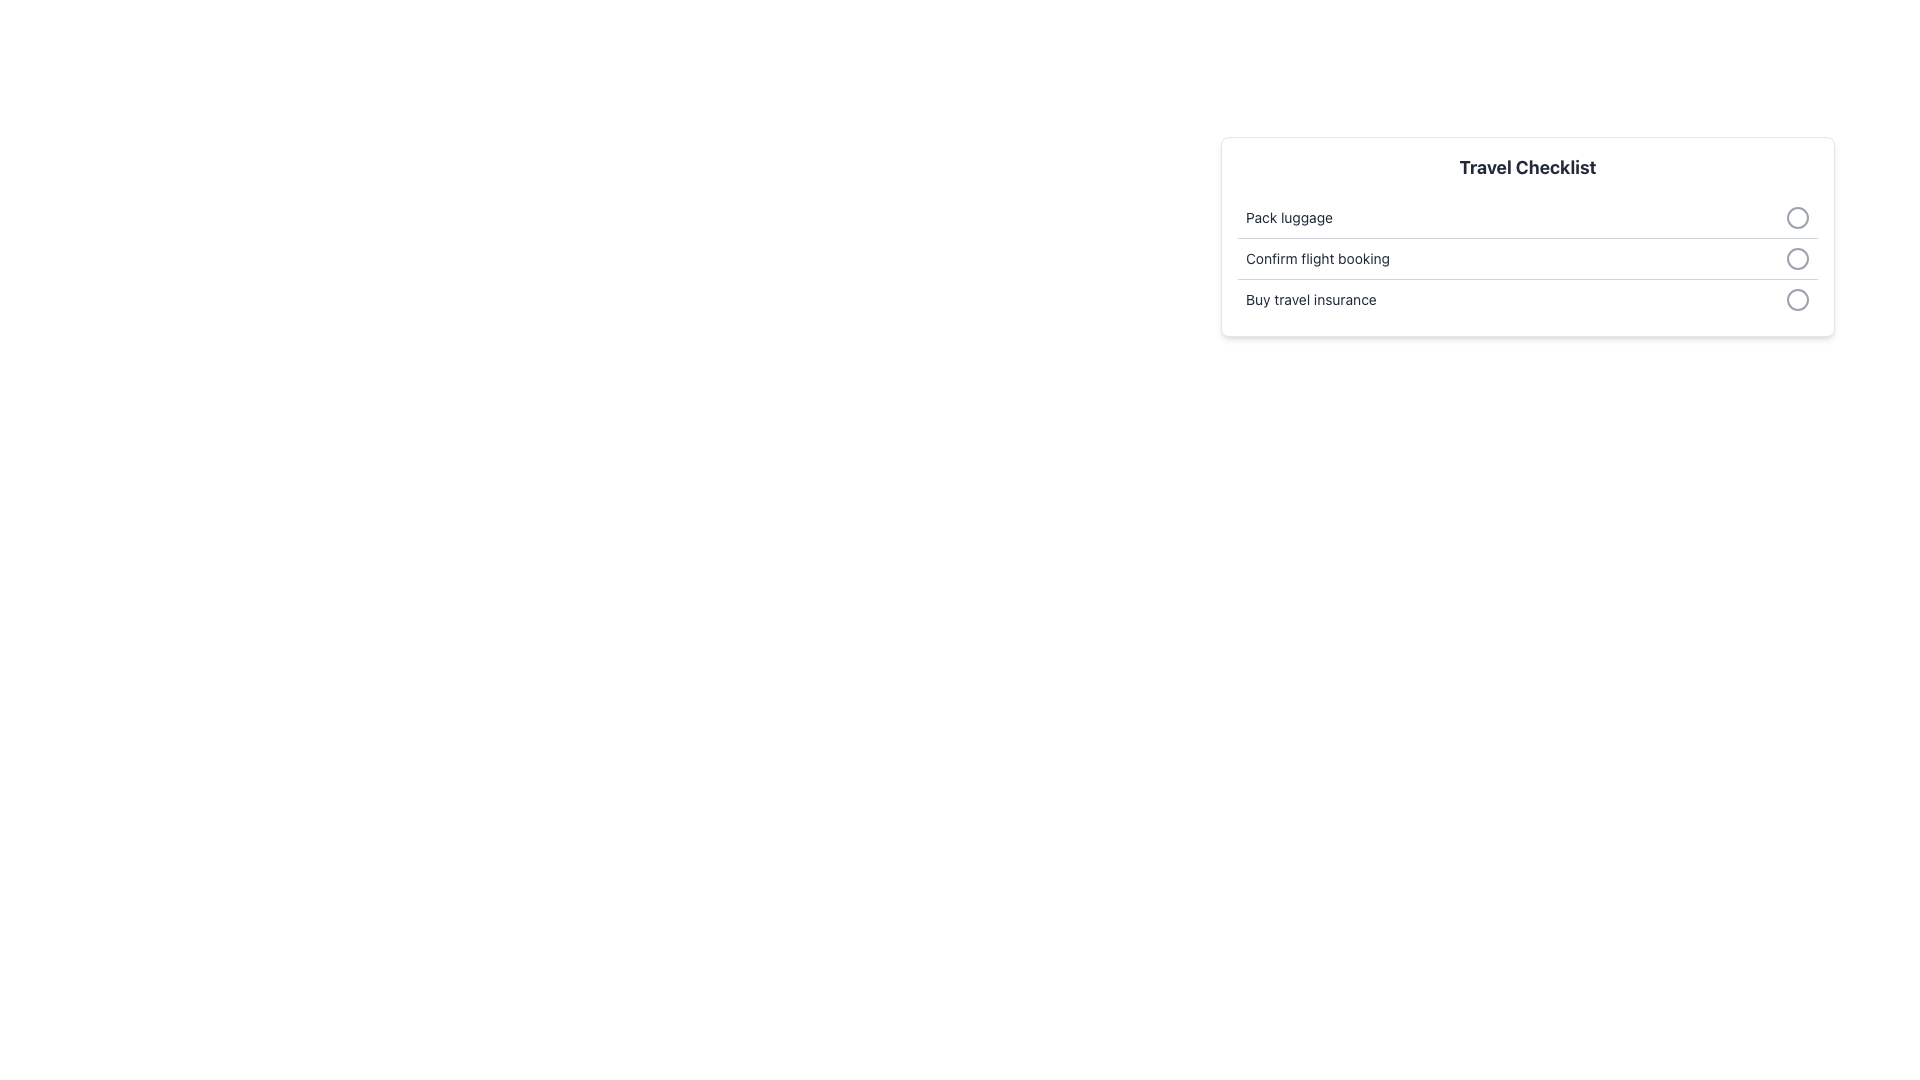 Image resolution: width=1920 pixels, height=1080 pixels. Describe the element at coordinates (1526, 218) in the screenshot. I see `the first checklist item row labeled 'Pack luggage' to focus on it` at that location.